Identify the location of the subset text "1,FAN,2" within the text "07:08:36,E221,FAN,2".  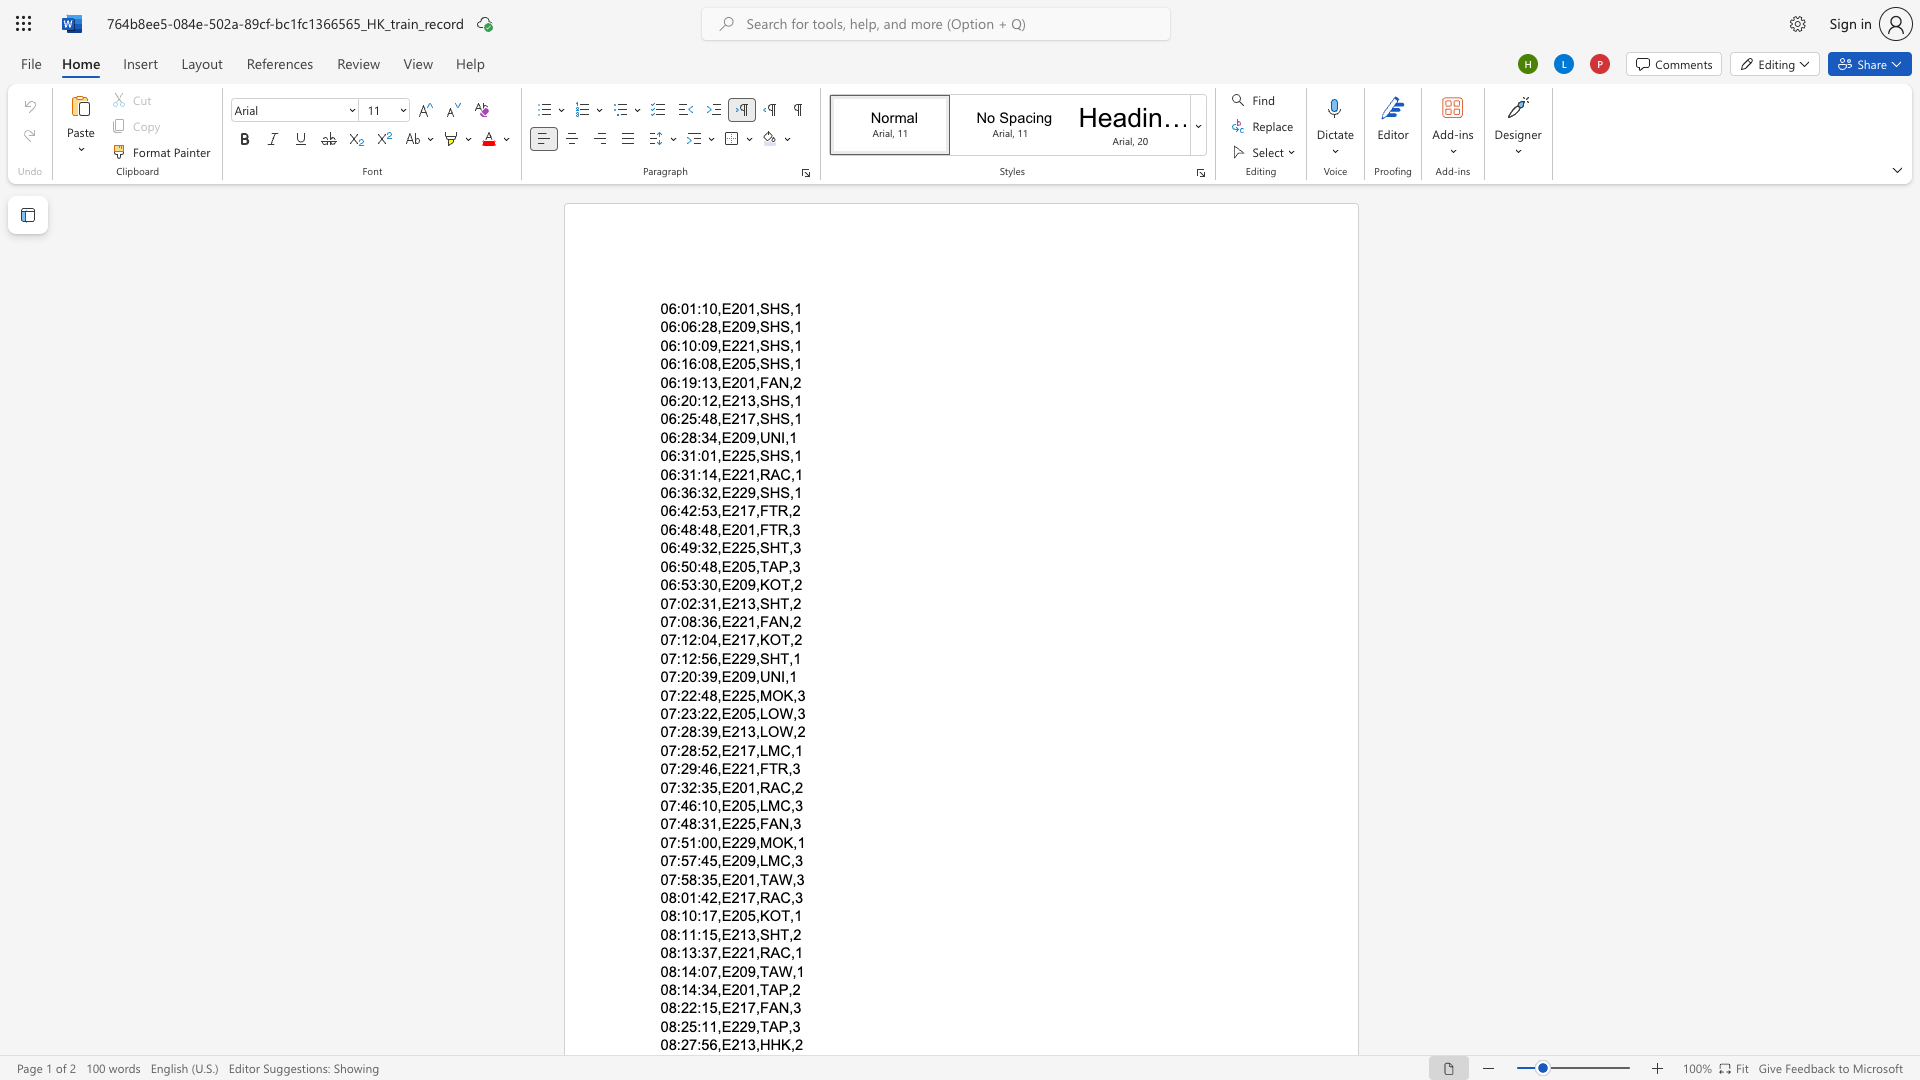
(746, 620).